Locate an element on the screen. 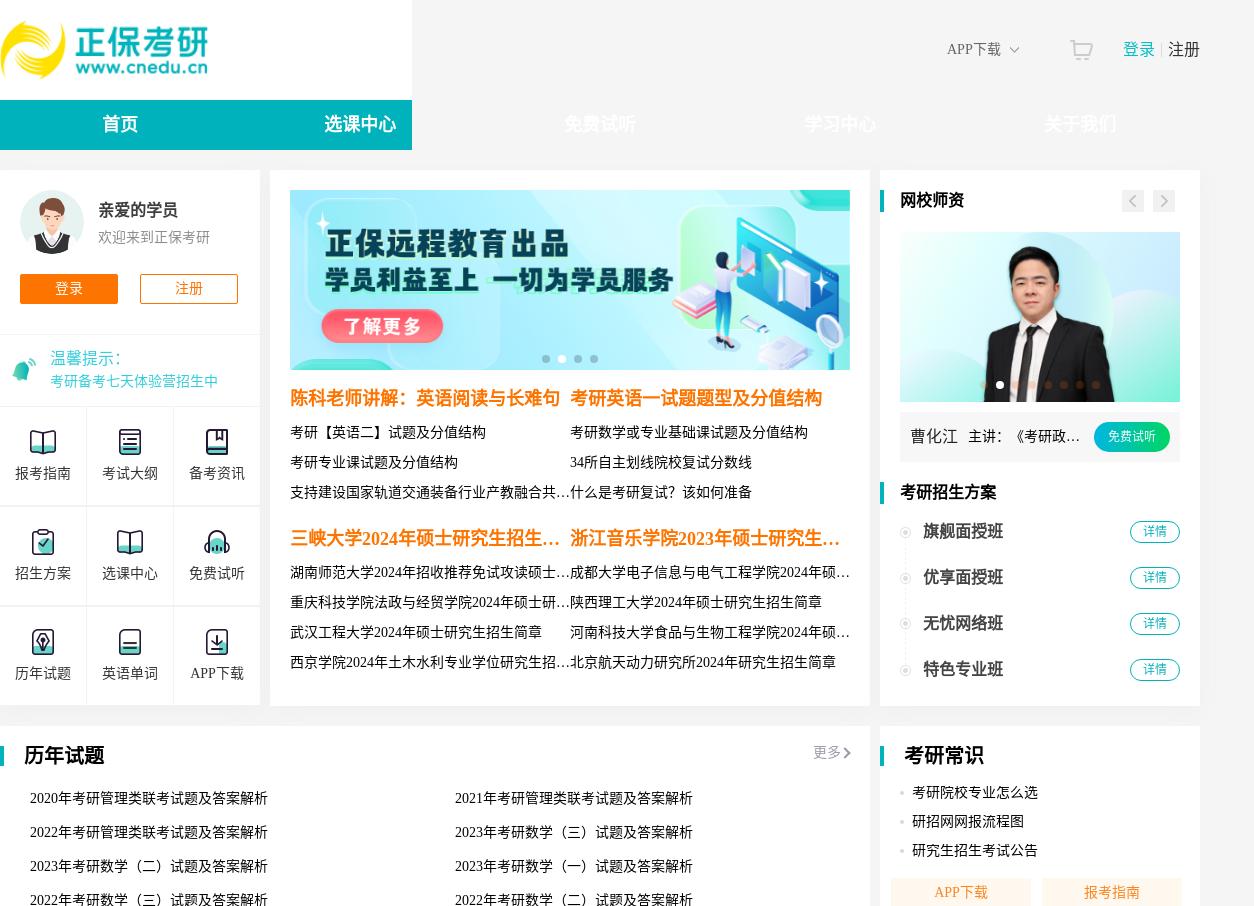 The width and height of the screenshot is (1254, 906). '浙江音乐学院2023年硕士研究生招生简章' is located at coordinates (568, 538).